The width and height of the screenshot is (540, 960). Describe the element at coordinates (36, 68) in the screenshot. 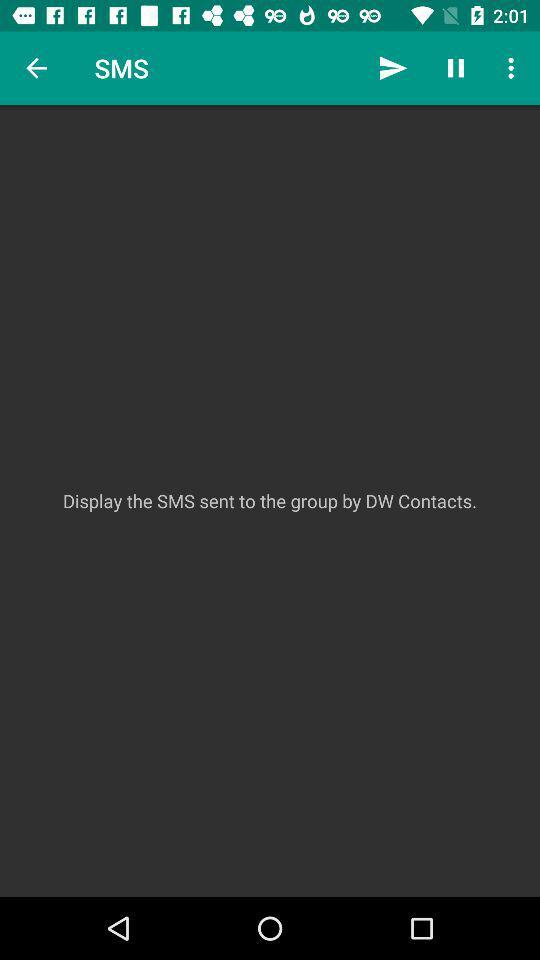

I see `item to the left of the sms icon` at that location.